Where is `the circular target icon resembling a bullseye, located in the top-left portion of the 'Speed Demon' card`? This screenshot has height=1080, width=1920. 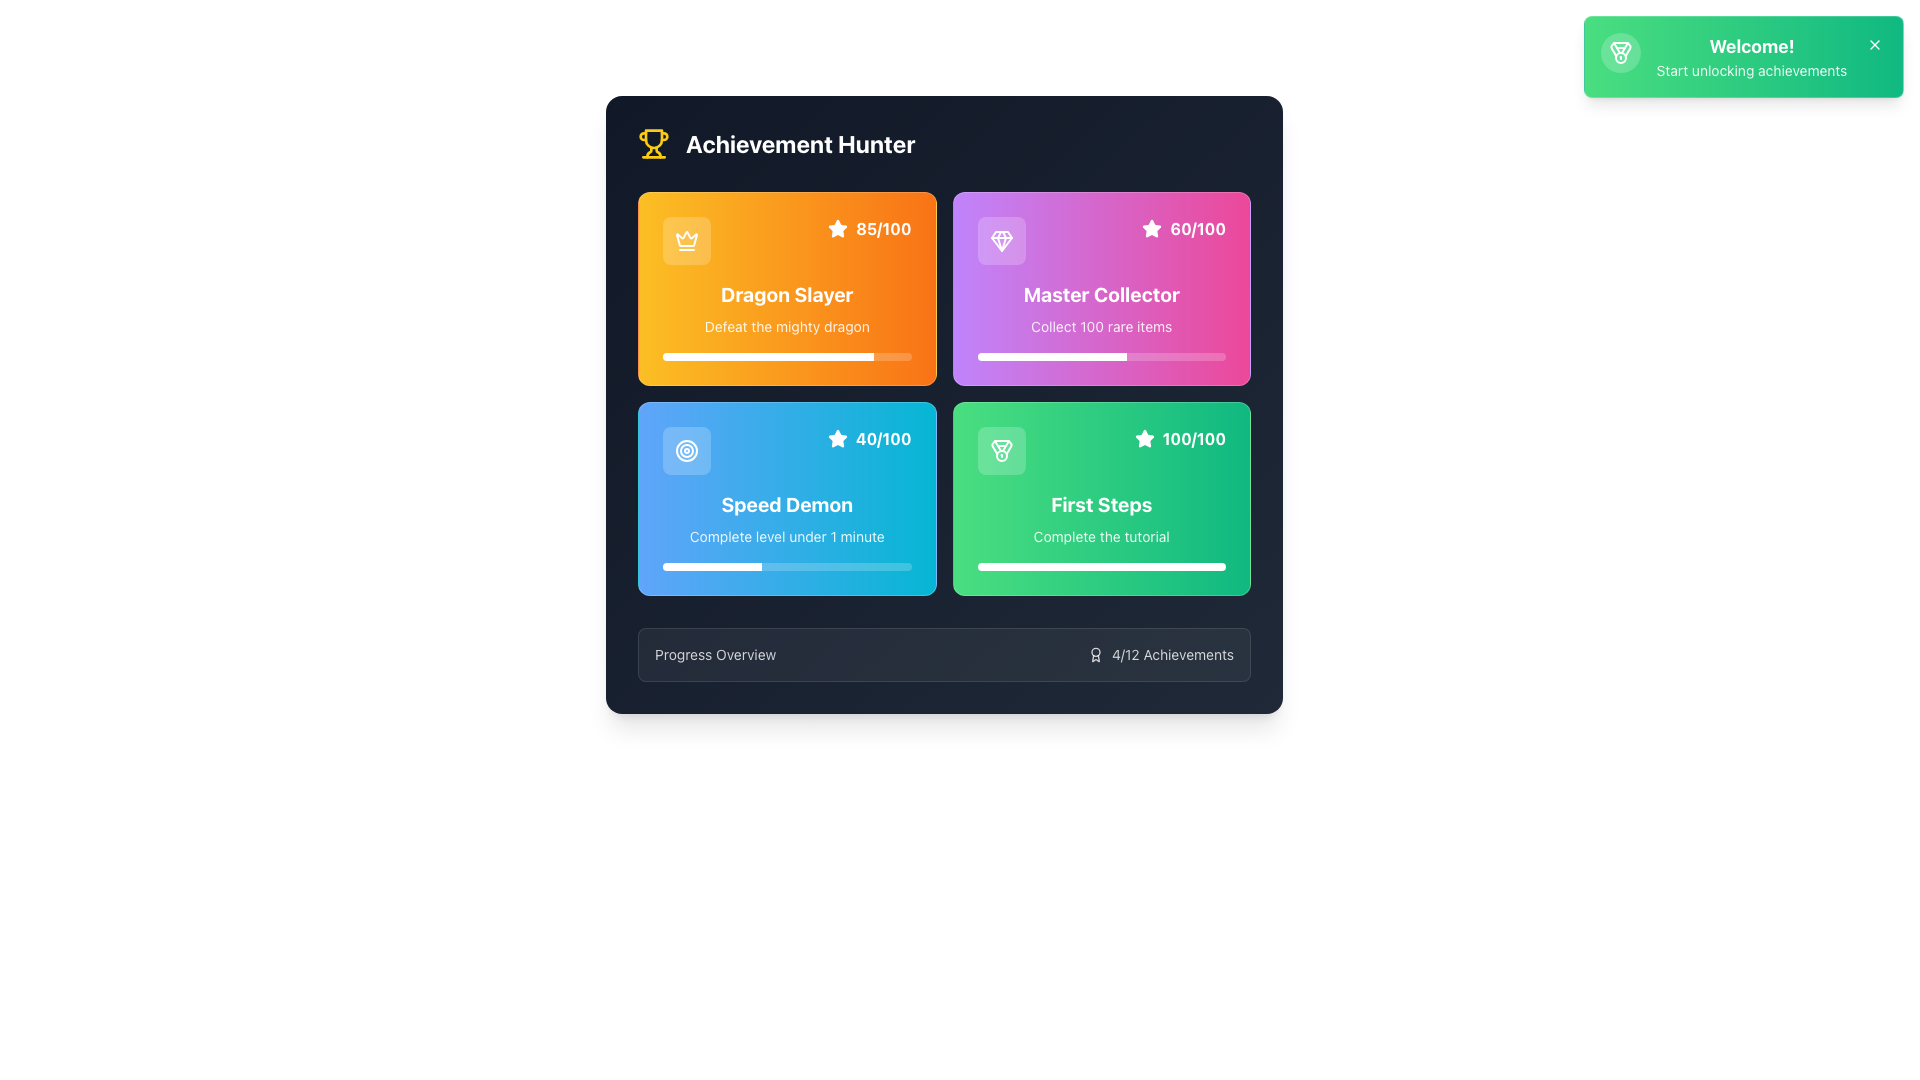
the circular target icon resembling a bullseye, located in the top-left portion of the 'Speed Demon' card is located at coordinates (686, 451).